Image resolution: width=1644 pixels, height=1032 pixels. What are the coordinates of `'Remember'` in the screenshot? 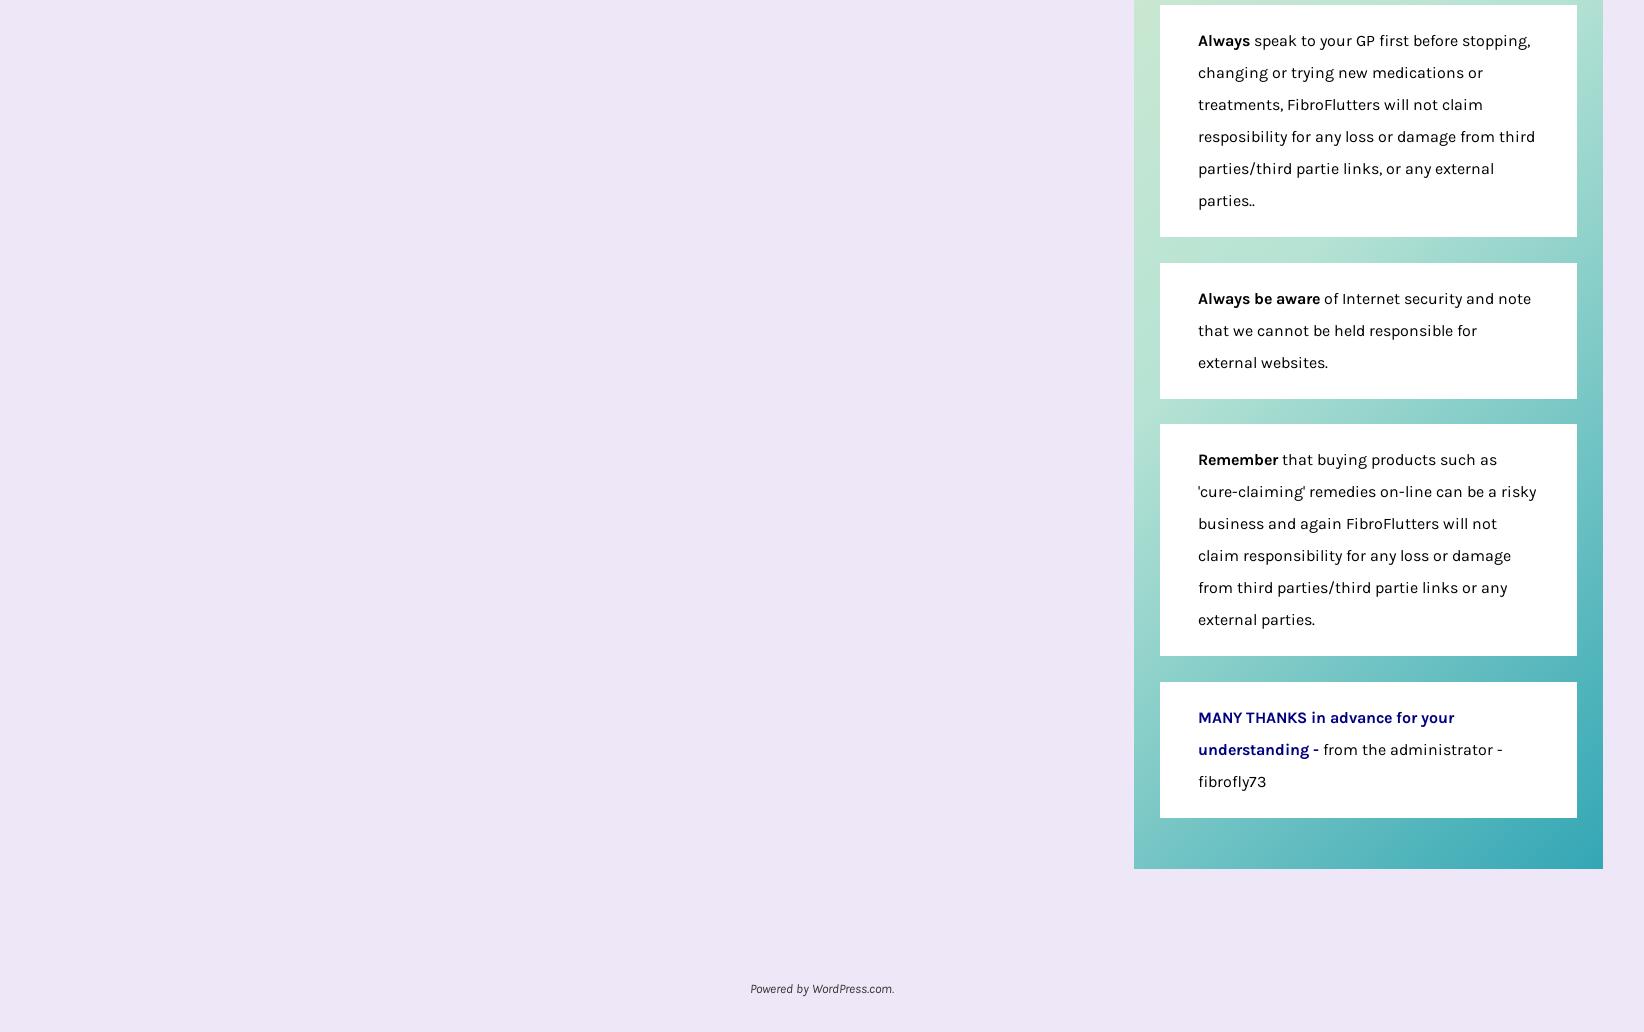 It's located at (1196, 458).